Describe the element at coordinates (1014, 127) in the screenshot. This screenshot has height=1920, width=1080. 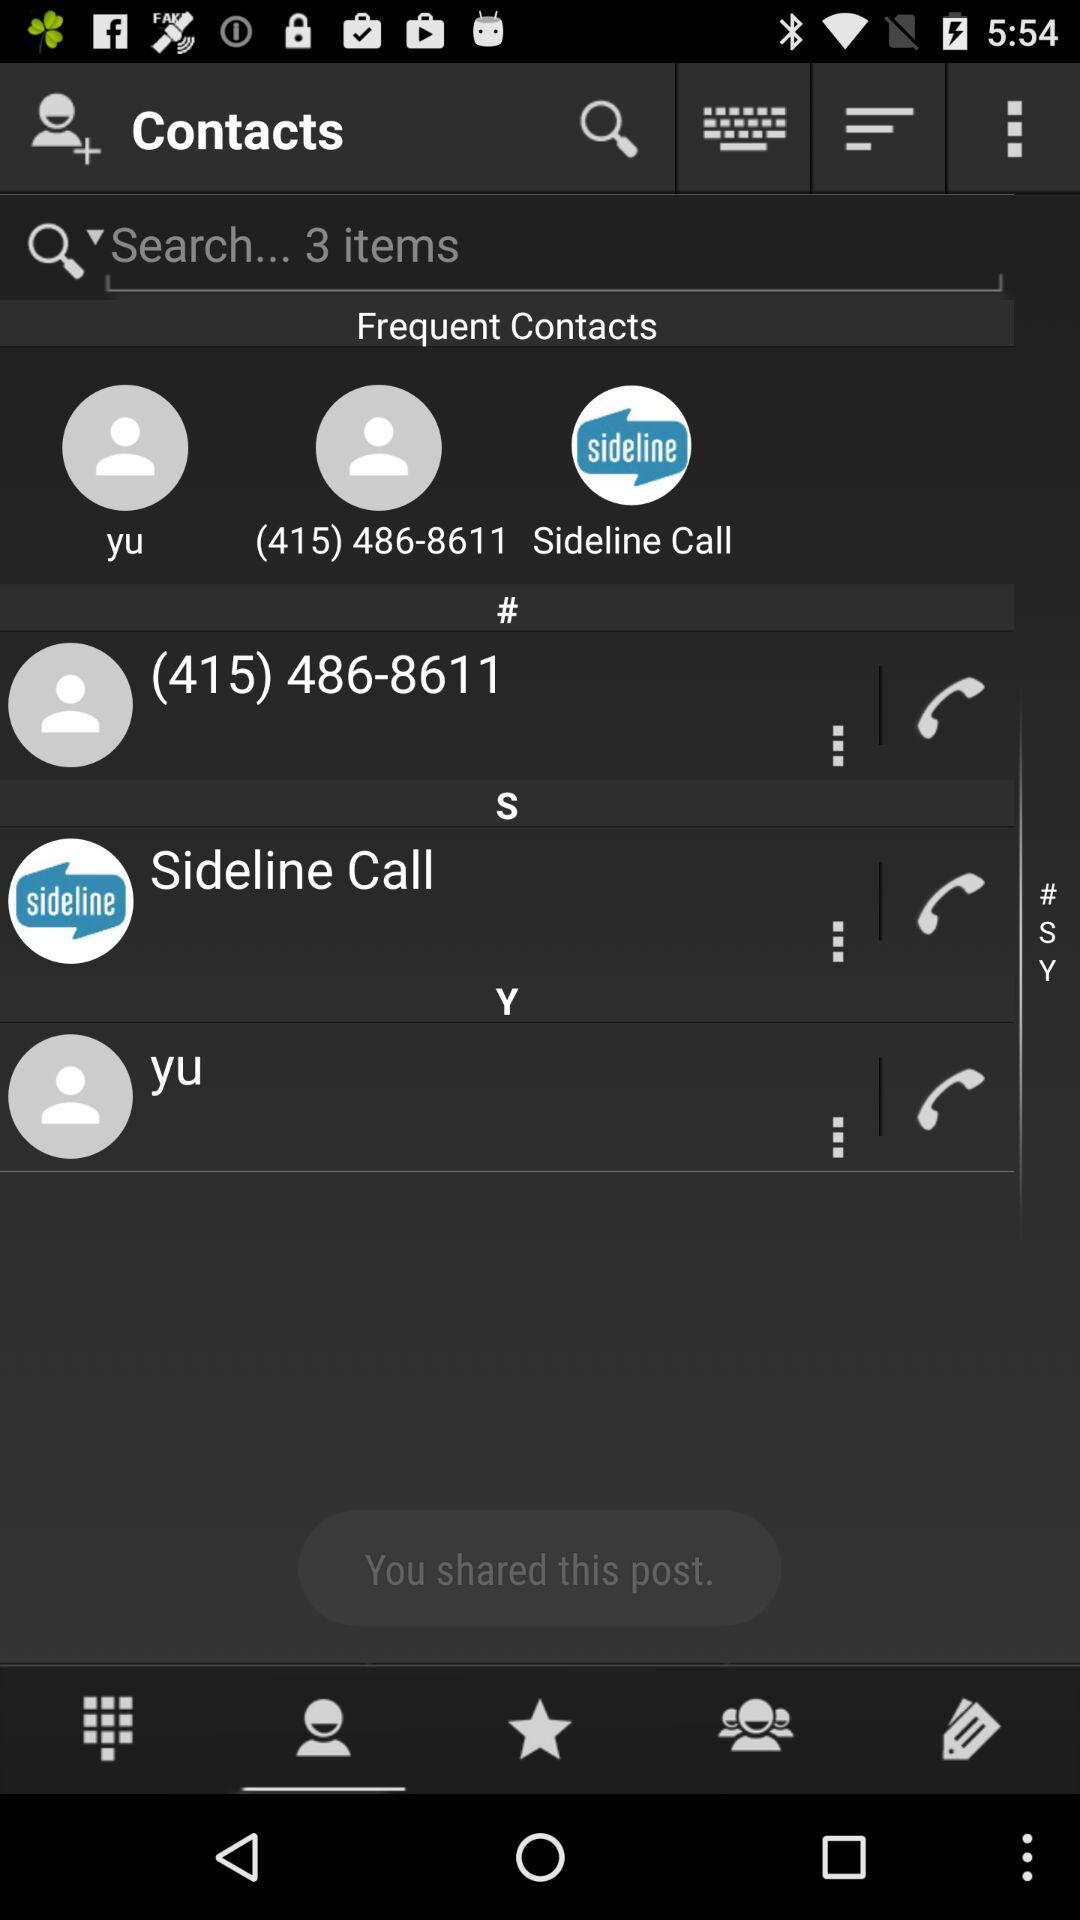
I see `open the menu` at that location.